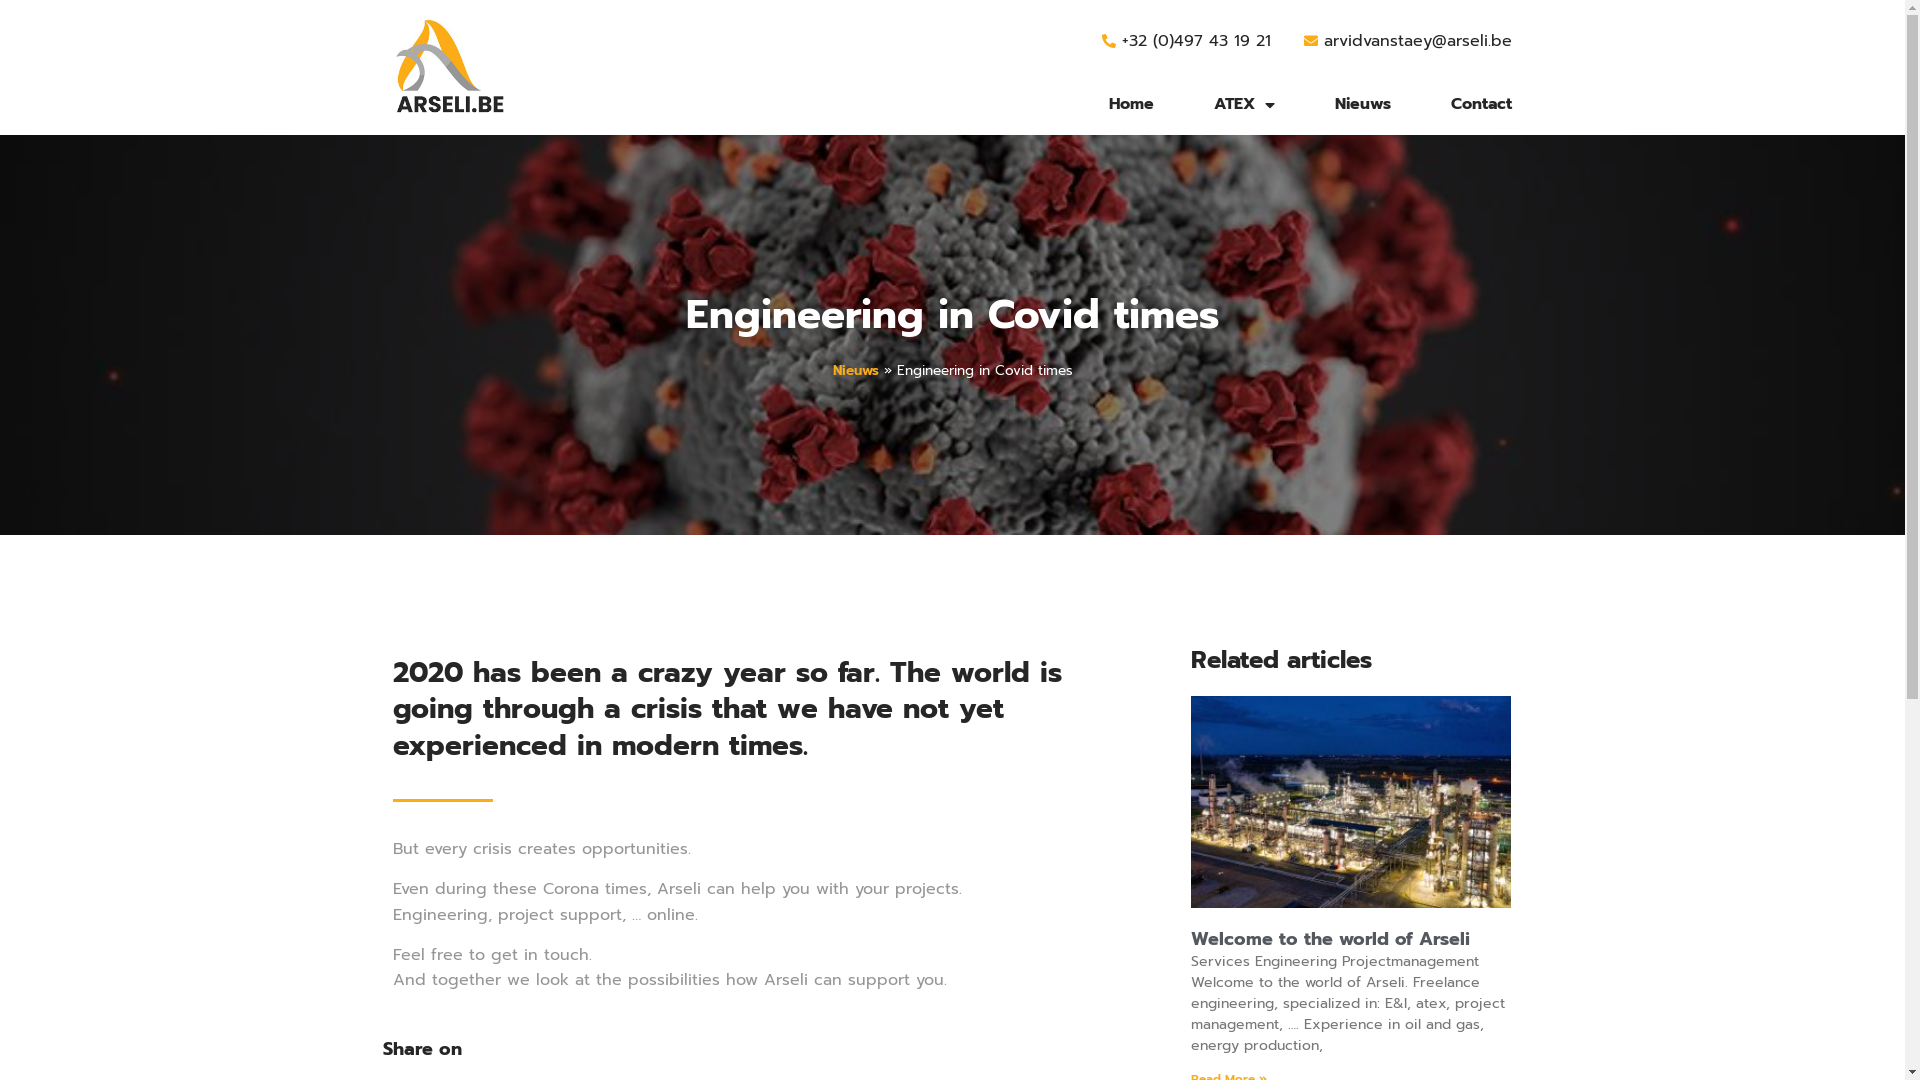  I want to click on 'ATEX', so click(1243, 104).